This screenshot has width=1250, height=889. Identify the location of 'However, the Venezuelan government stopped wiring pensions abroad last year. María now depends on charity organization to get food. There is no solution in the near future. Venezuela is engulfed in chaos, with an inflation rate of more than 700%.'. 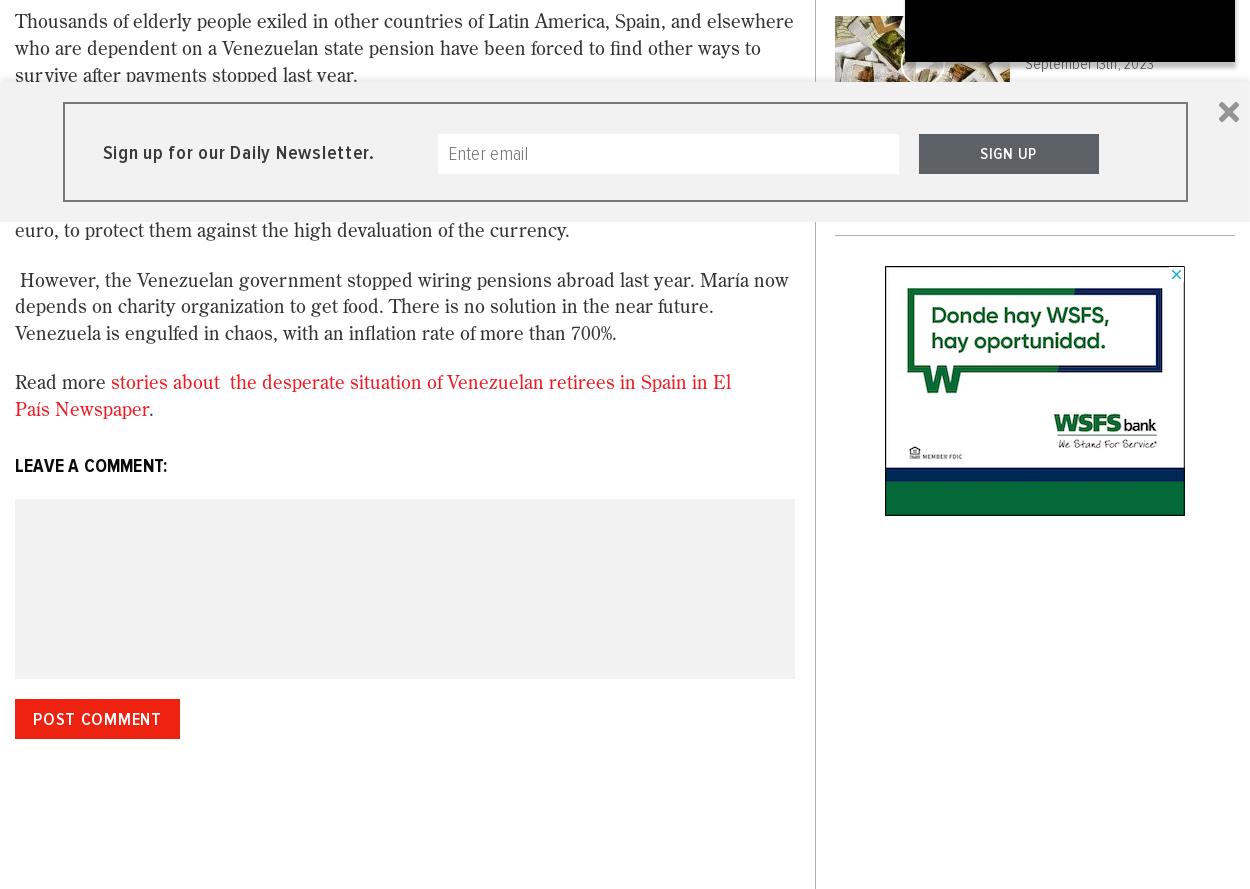
(402, 307).